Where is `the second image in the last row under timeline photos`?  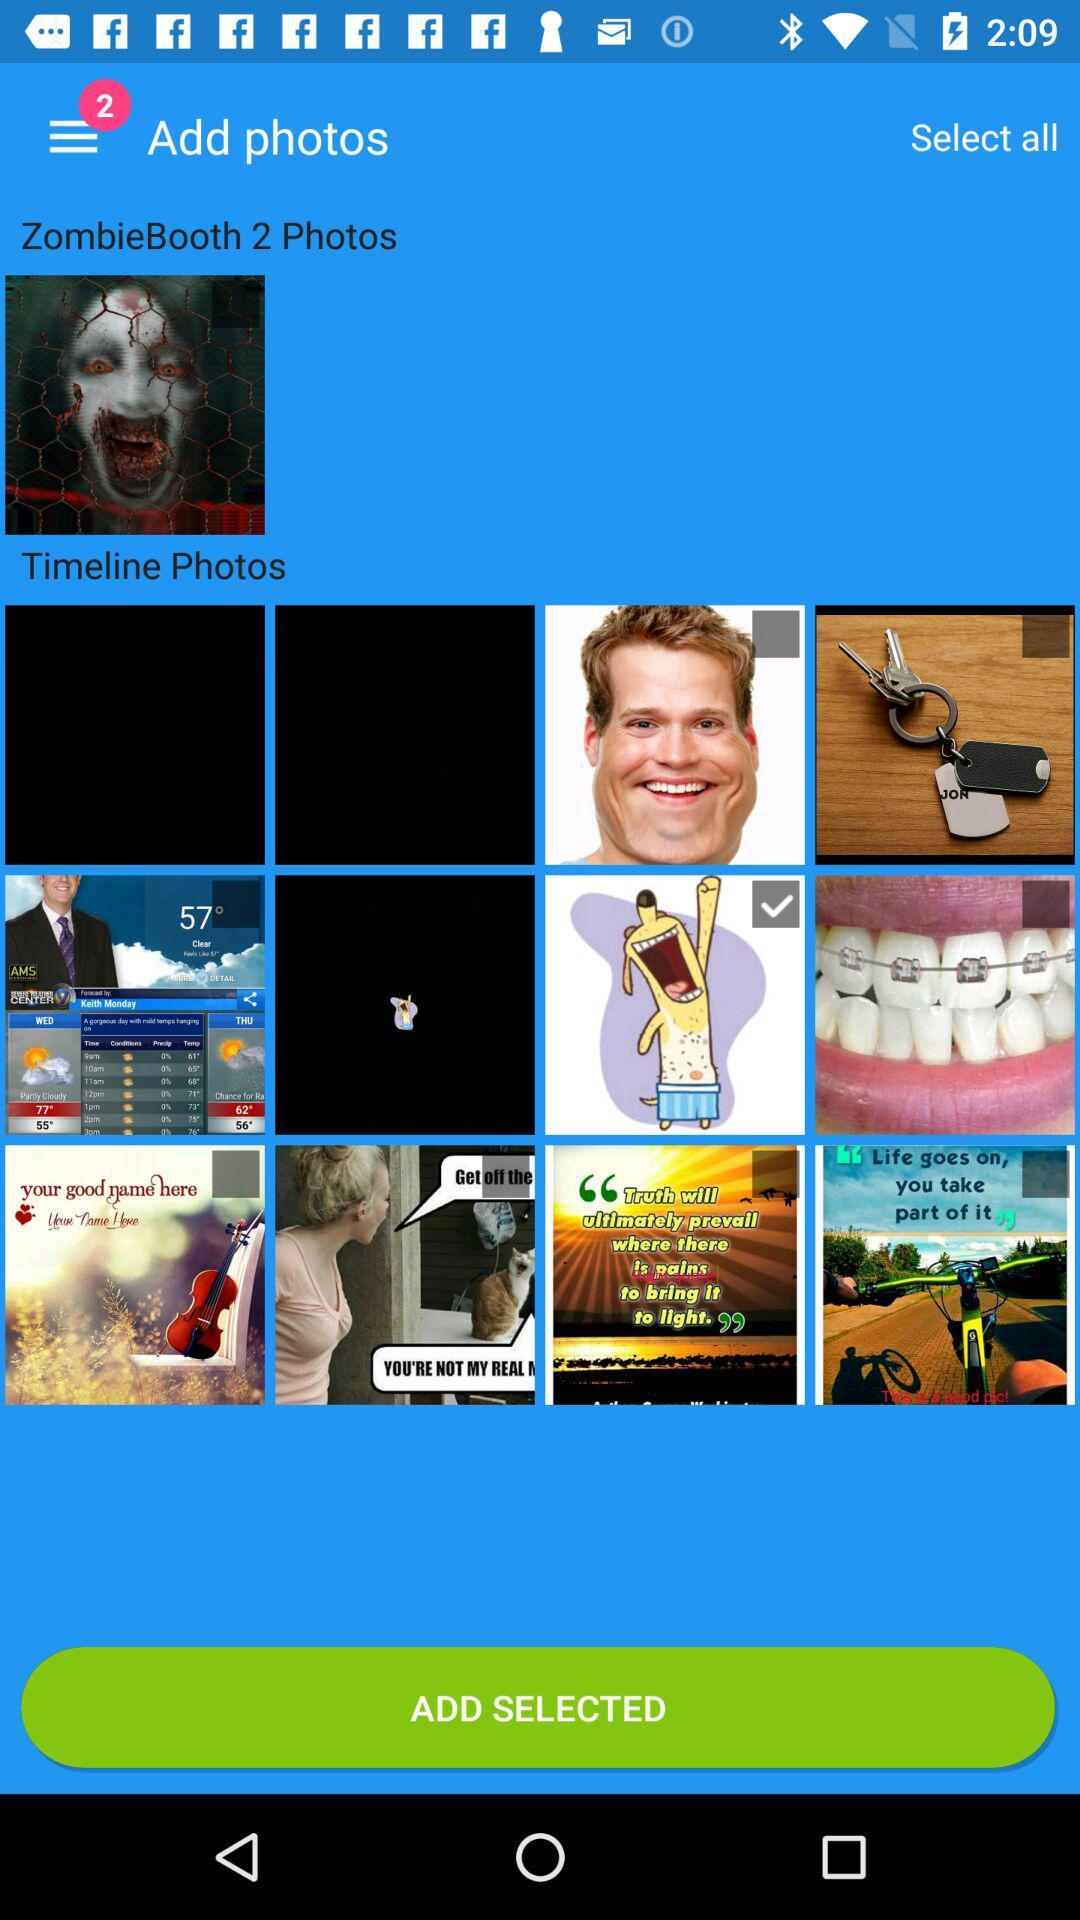 the second image in the last row under timeline photos is located at coordinates (405, 1274).